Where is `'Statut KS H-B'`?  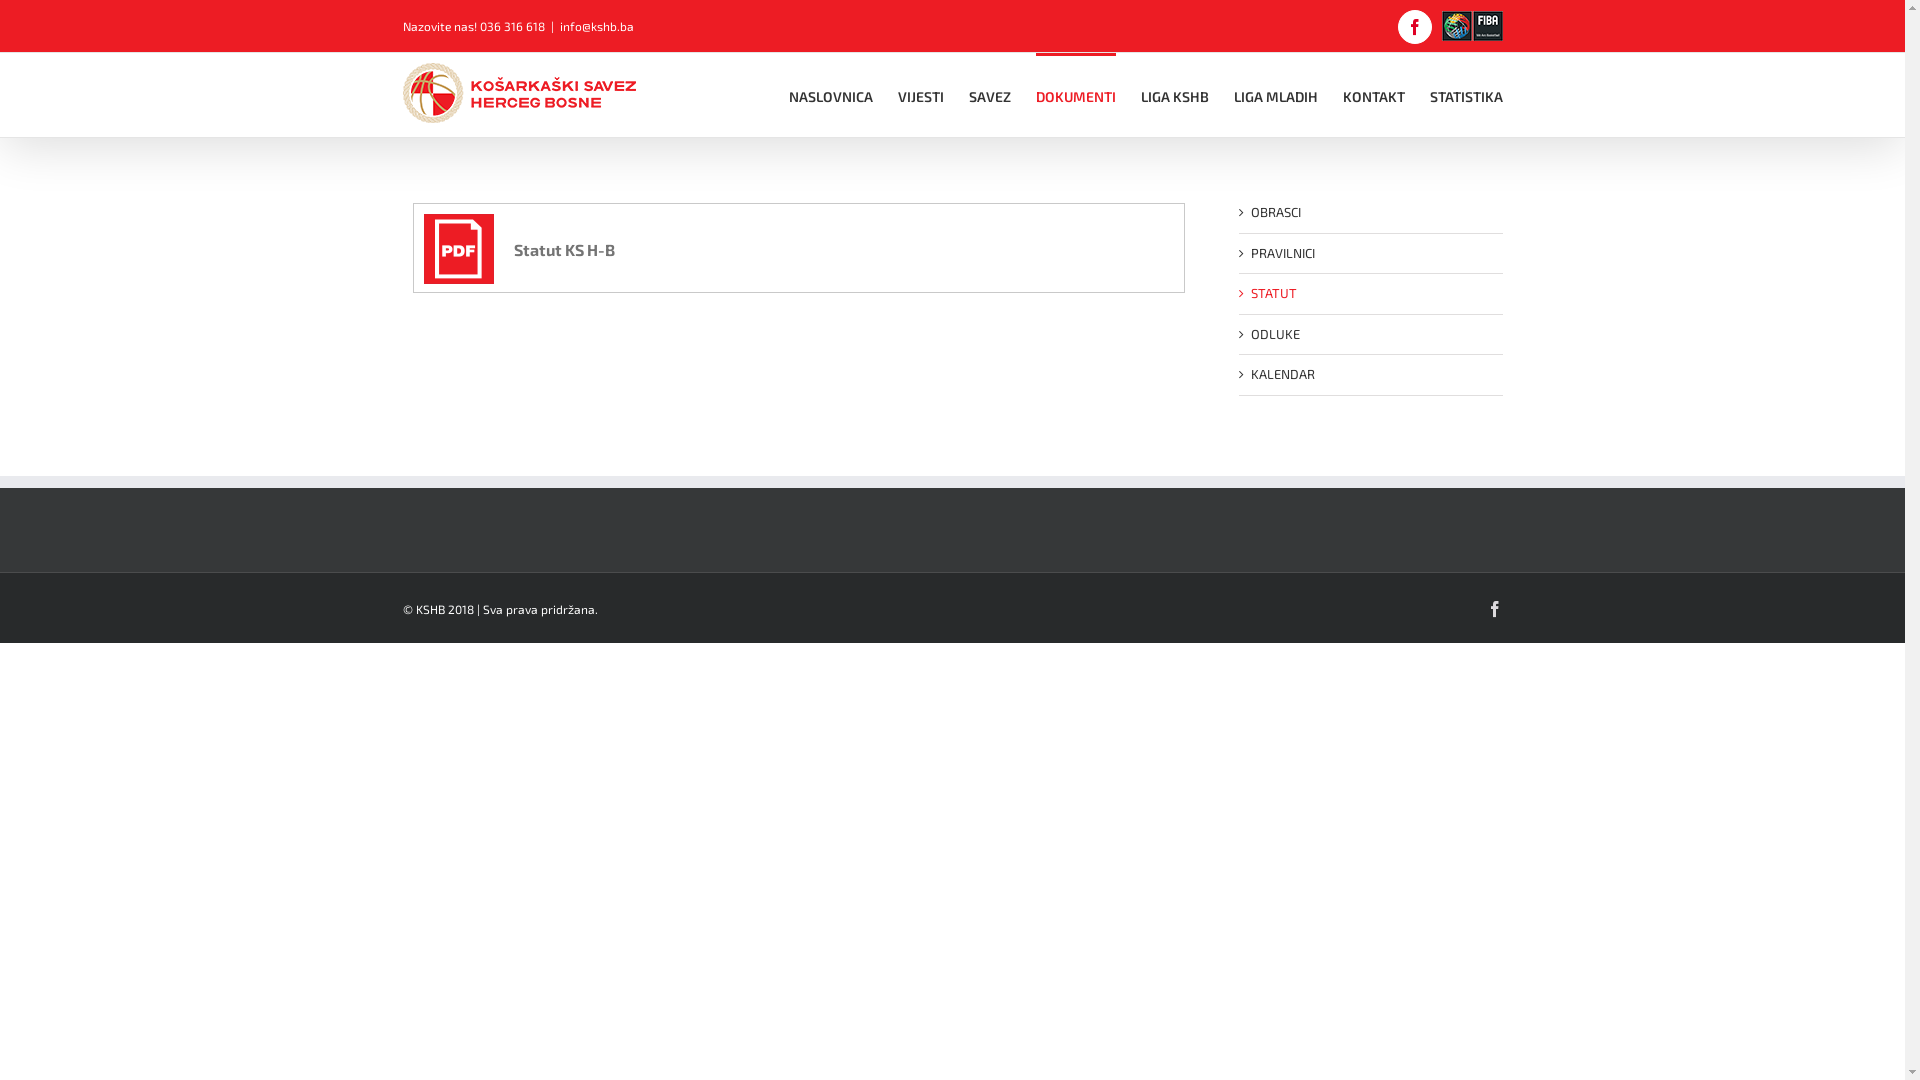 'Statut KS H-B' is located at coordinates (422, 248).